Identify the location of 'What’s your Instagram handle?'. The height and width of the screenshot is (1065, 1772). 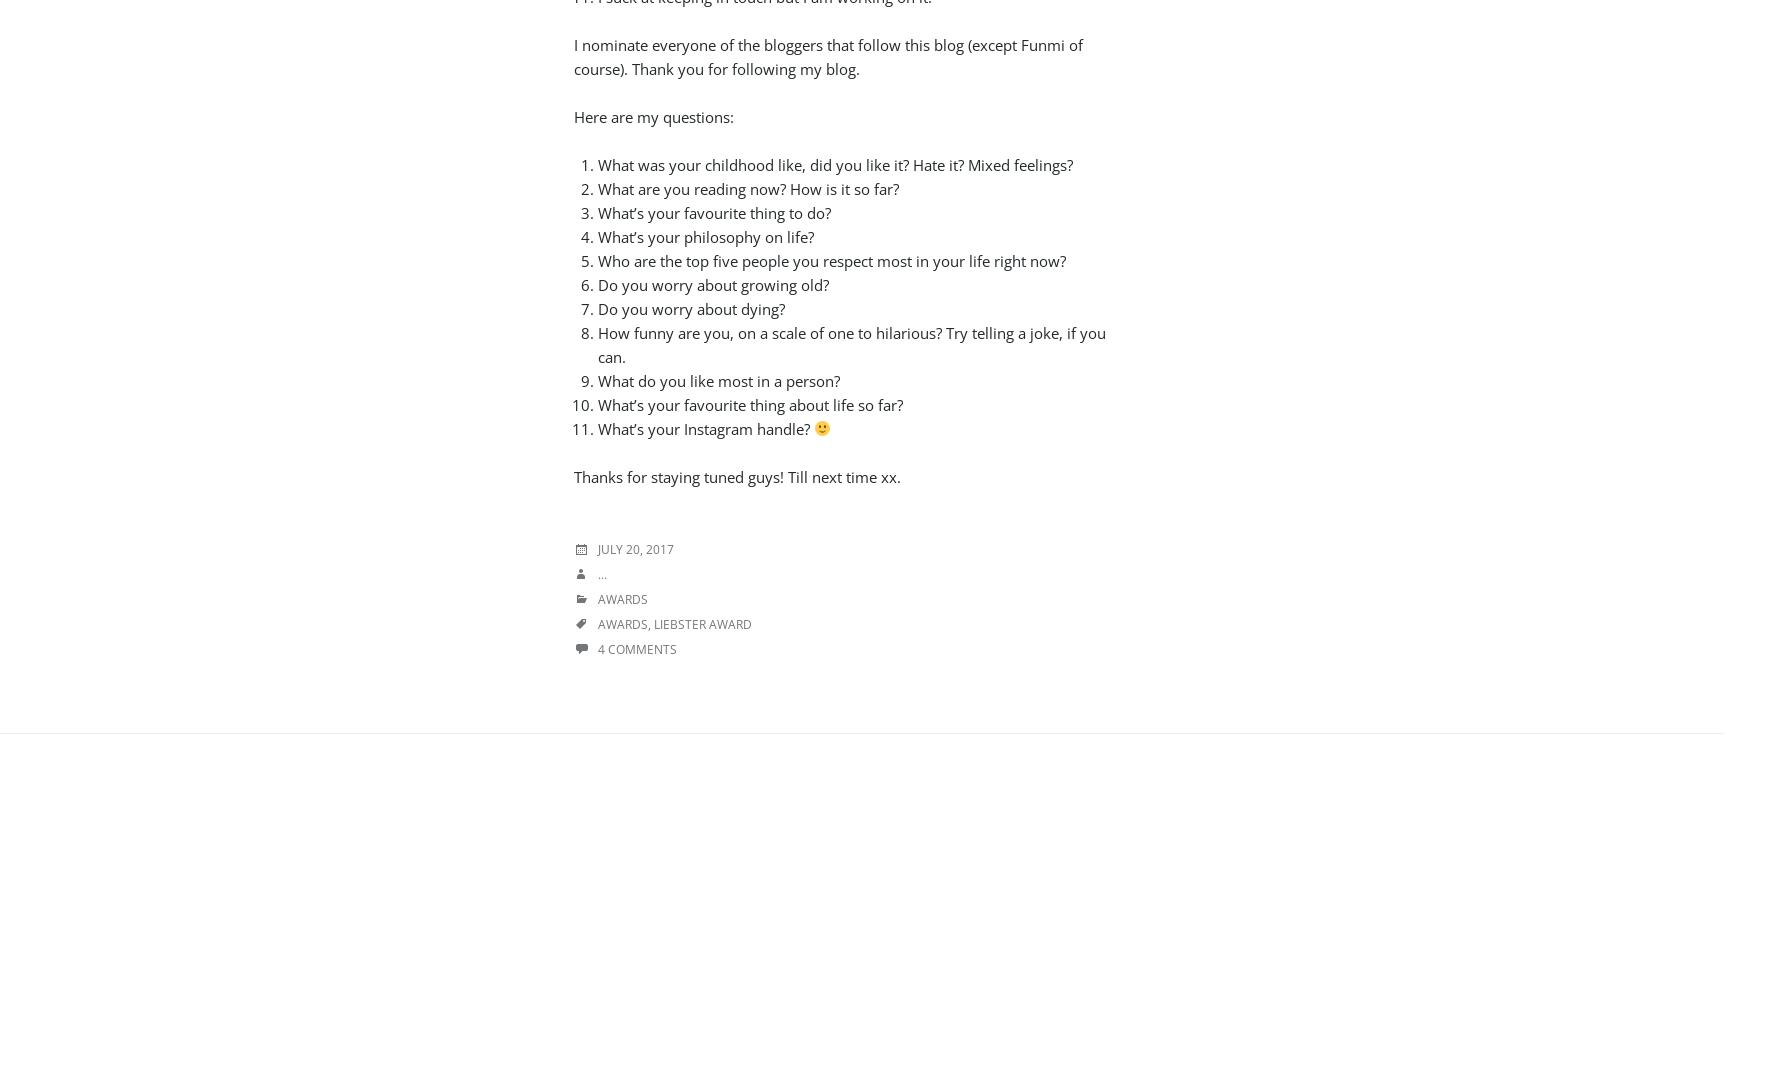
(704, 427).